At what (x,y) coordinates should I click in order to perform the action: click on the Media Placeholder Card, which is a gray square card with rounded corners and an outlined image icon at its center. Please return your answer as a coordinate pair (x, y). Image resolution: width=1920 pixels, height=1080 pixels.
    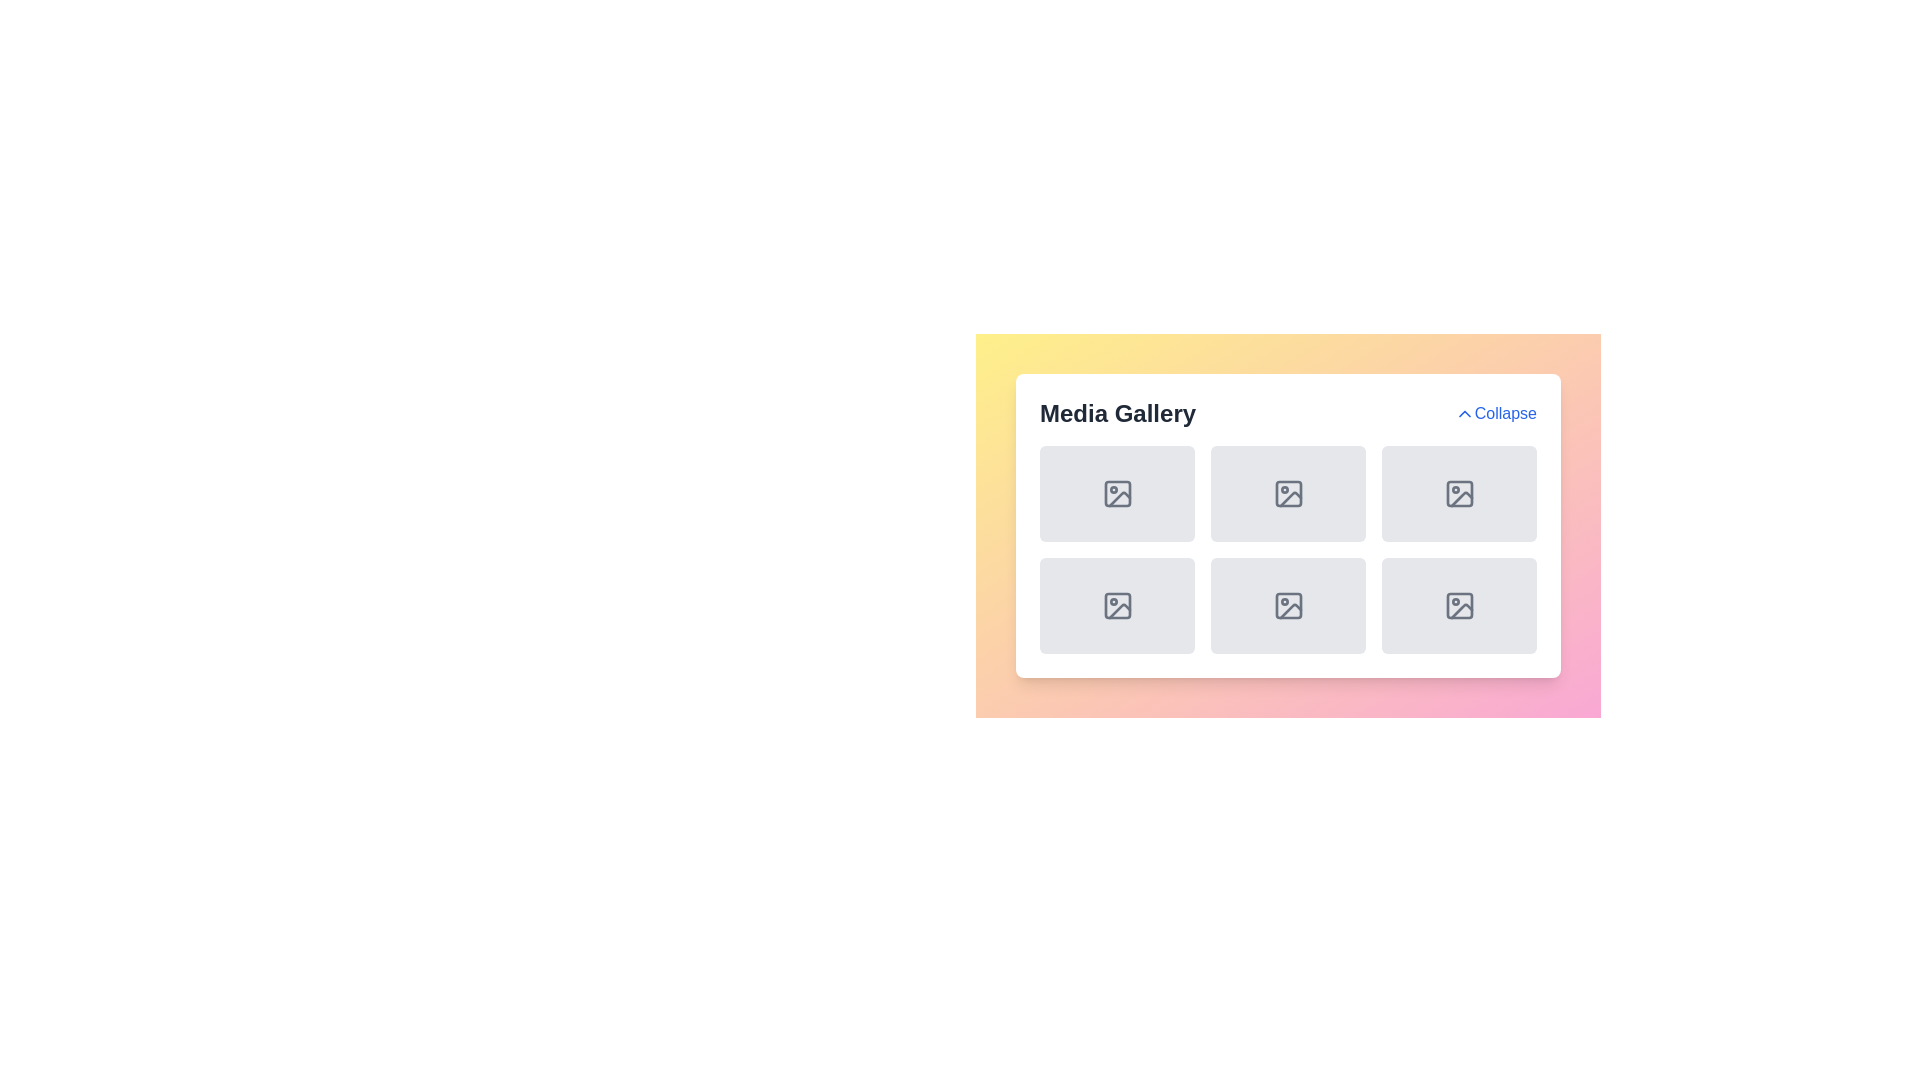
    Looking at the image, I should click on (1288, 493).